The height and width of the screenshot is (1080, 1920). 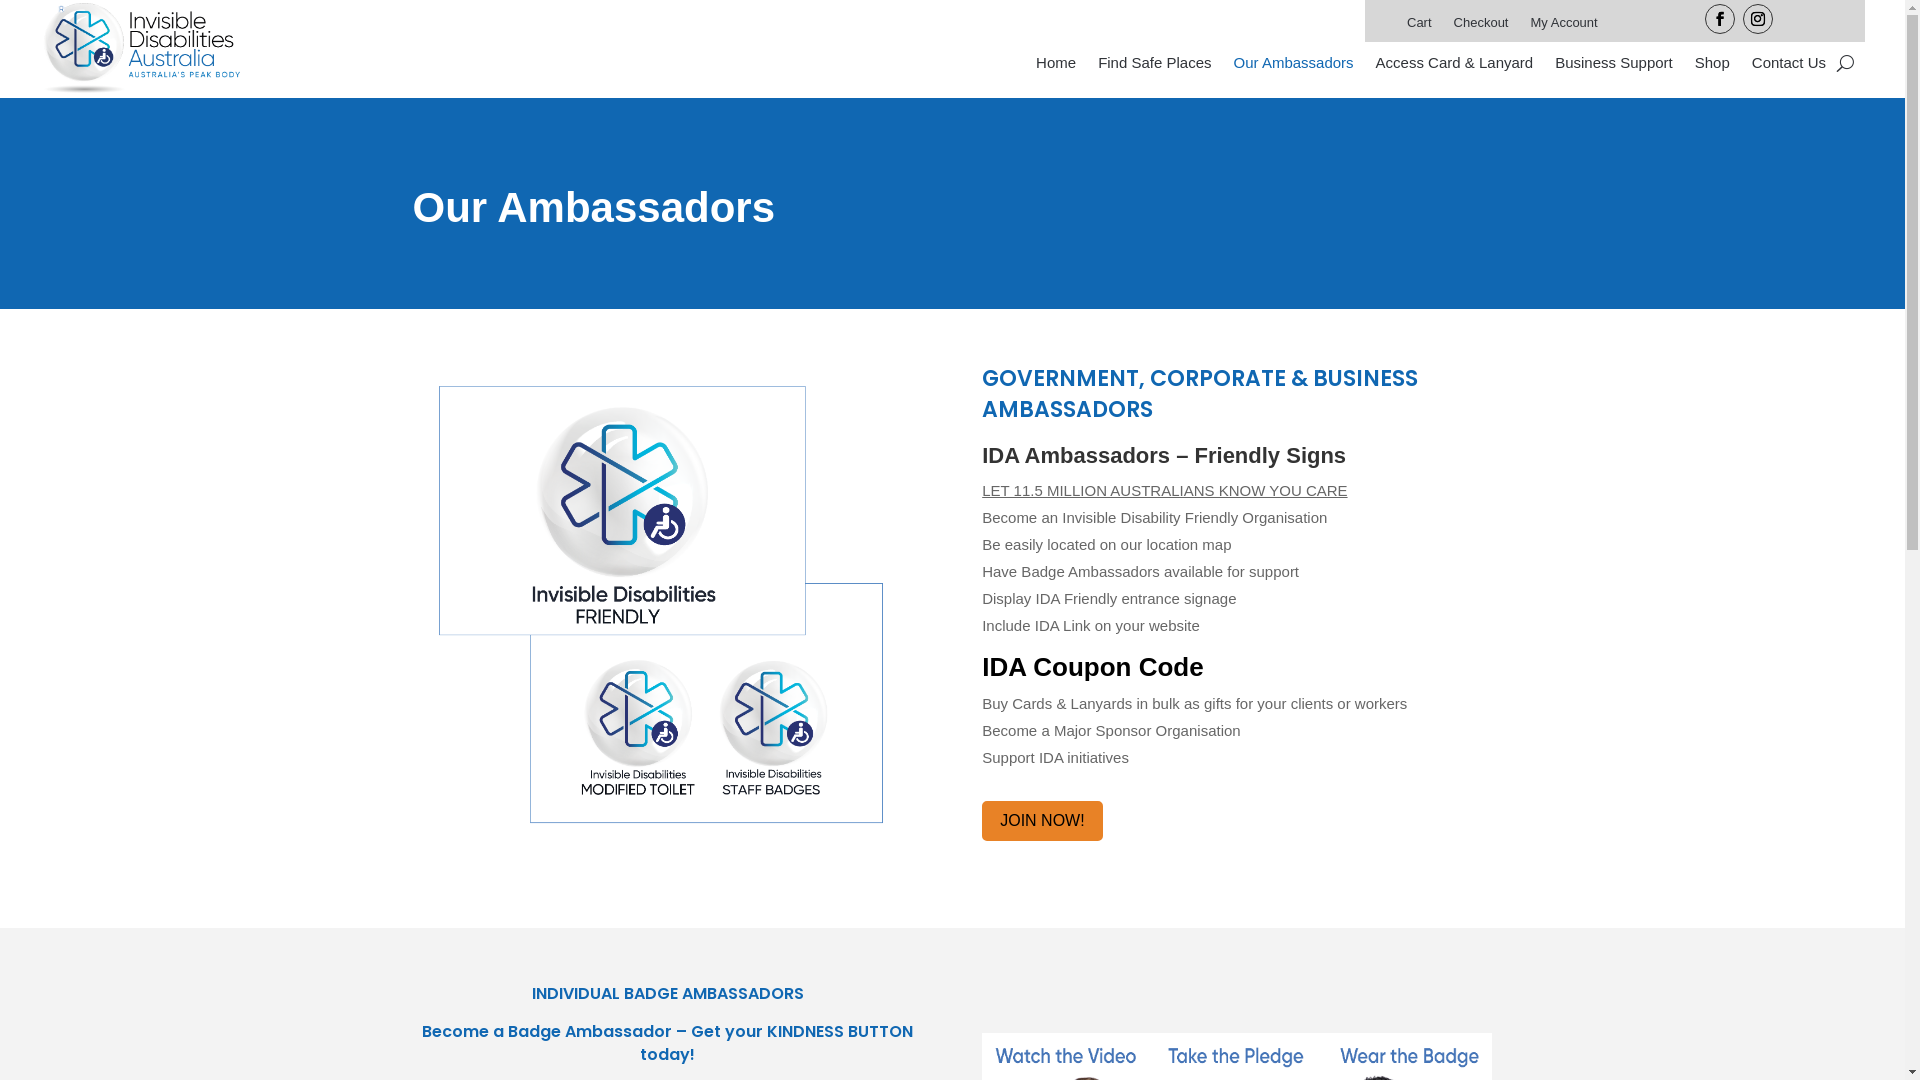 I want to click on 'My Account', so click(x=1529, y=27).